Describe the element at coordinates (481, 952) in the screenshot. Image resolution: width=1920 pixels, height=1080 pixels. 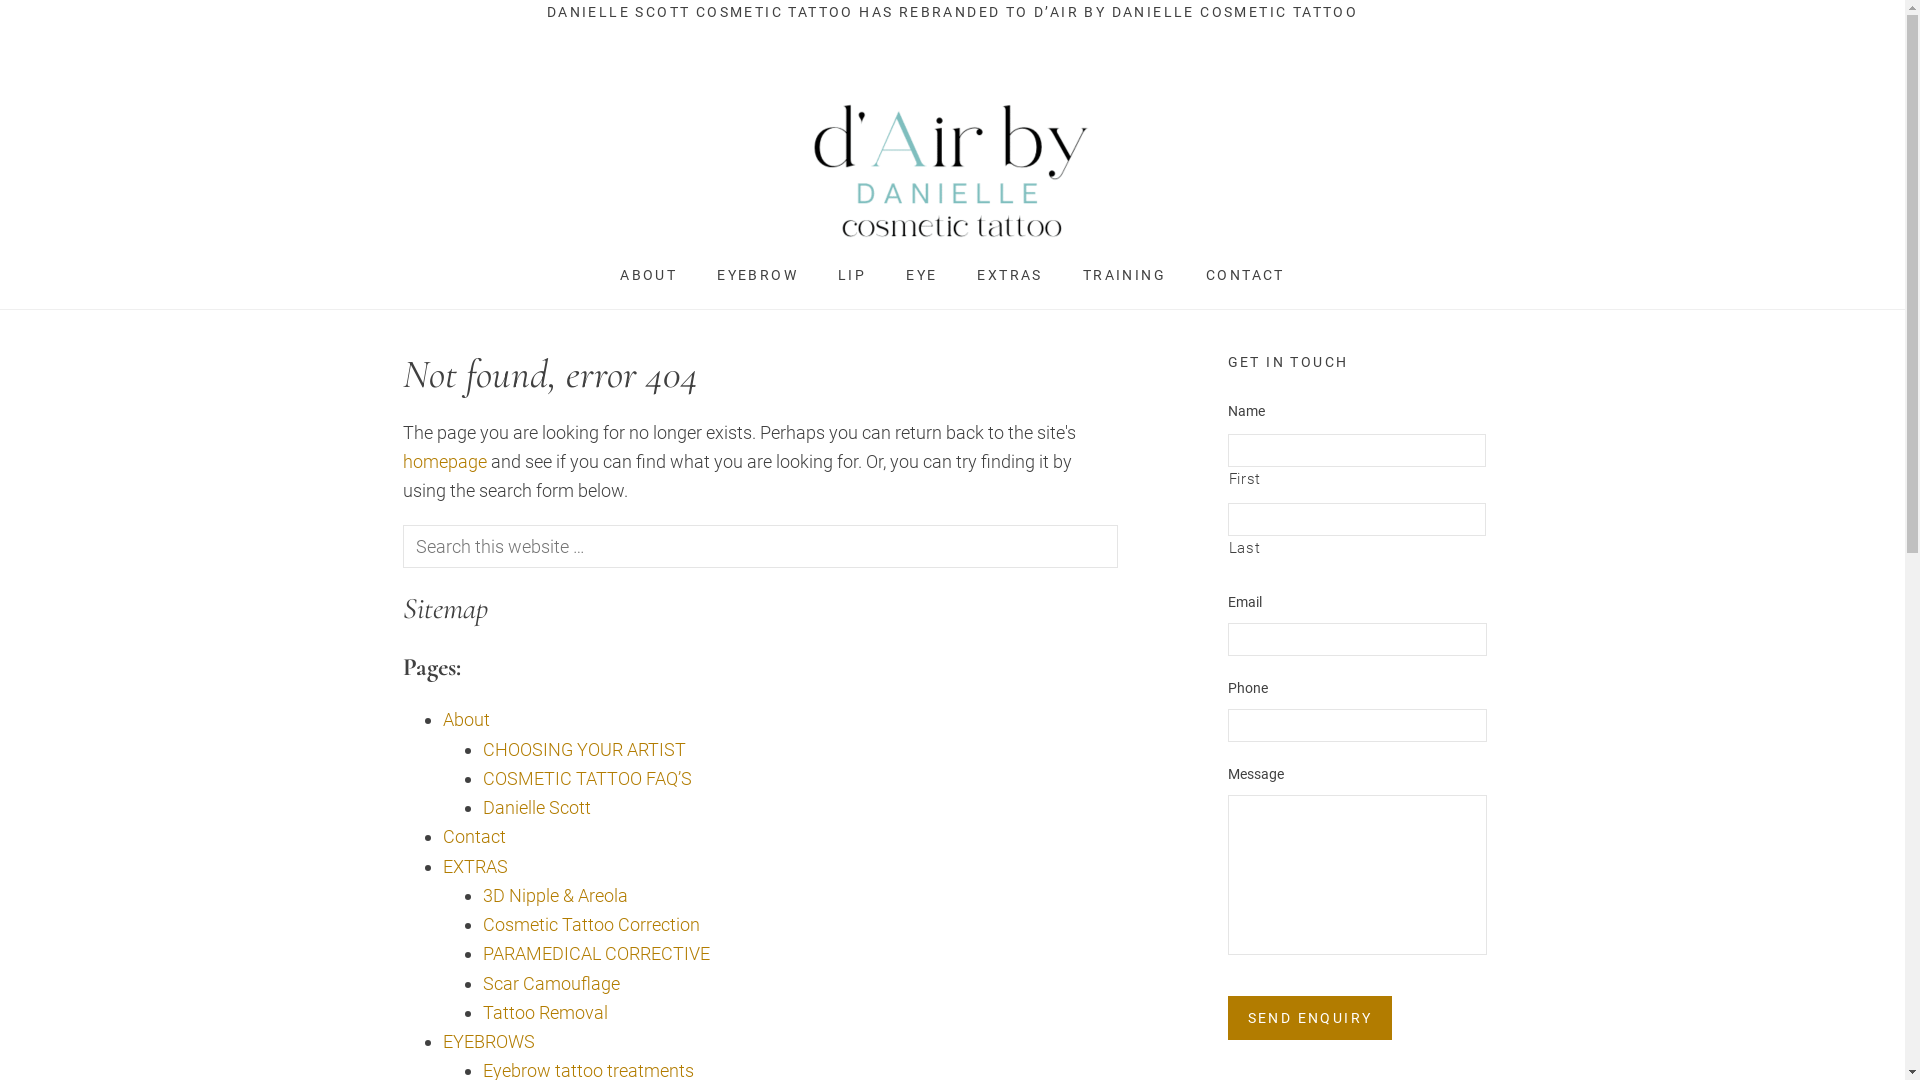
I see `'PARAMEDICAL CORRECTIVE'` at that location.